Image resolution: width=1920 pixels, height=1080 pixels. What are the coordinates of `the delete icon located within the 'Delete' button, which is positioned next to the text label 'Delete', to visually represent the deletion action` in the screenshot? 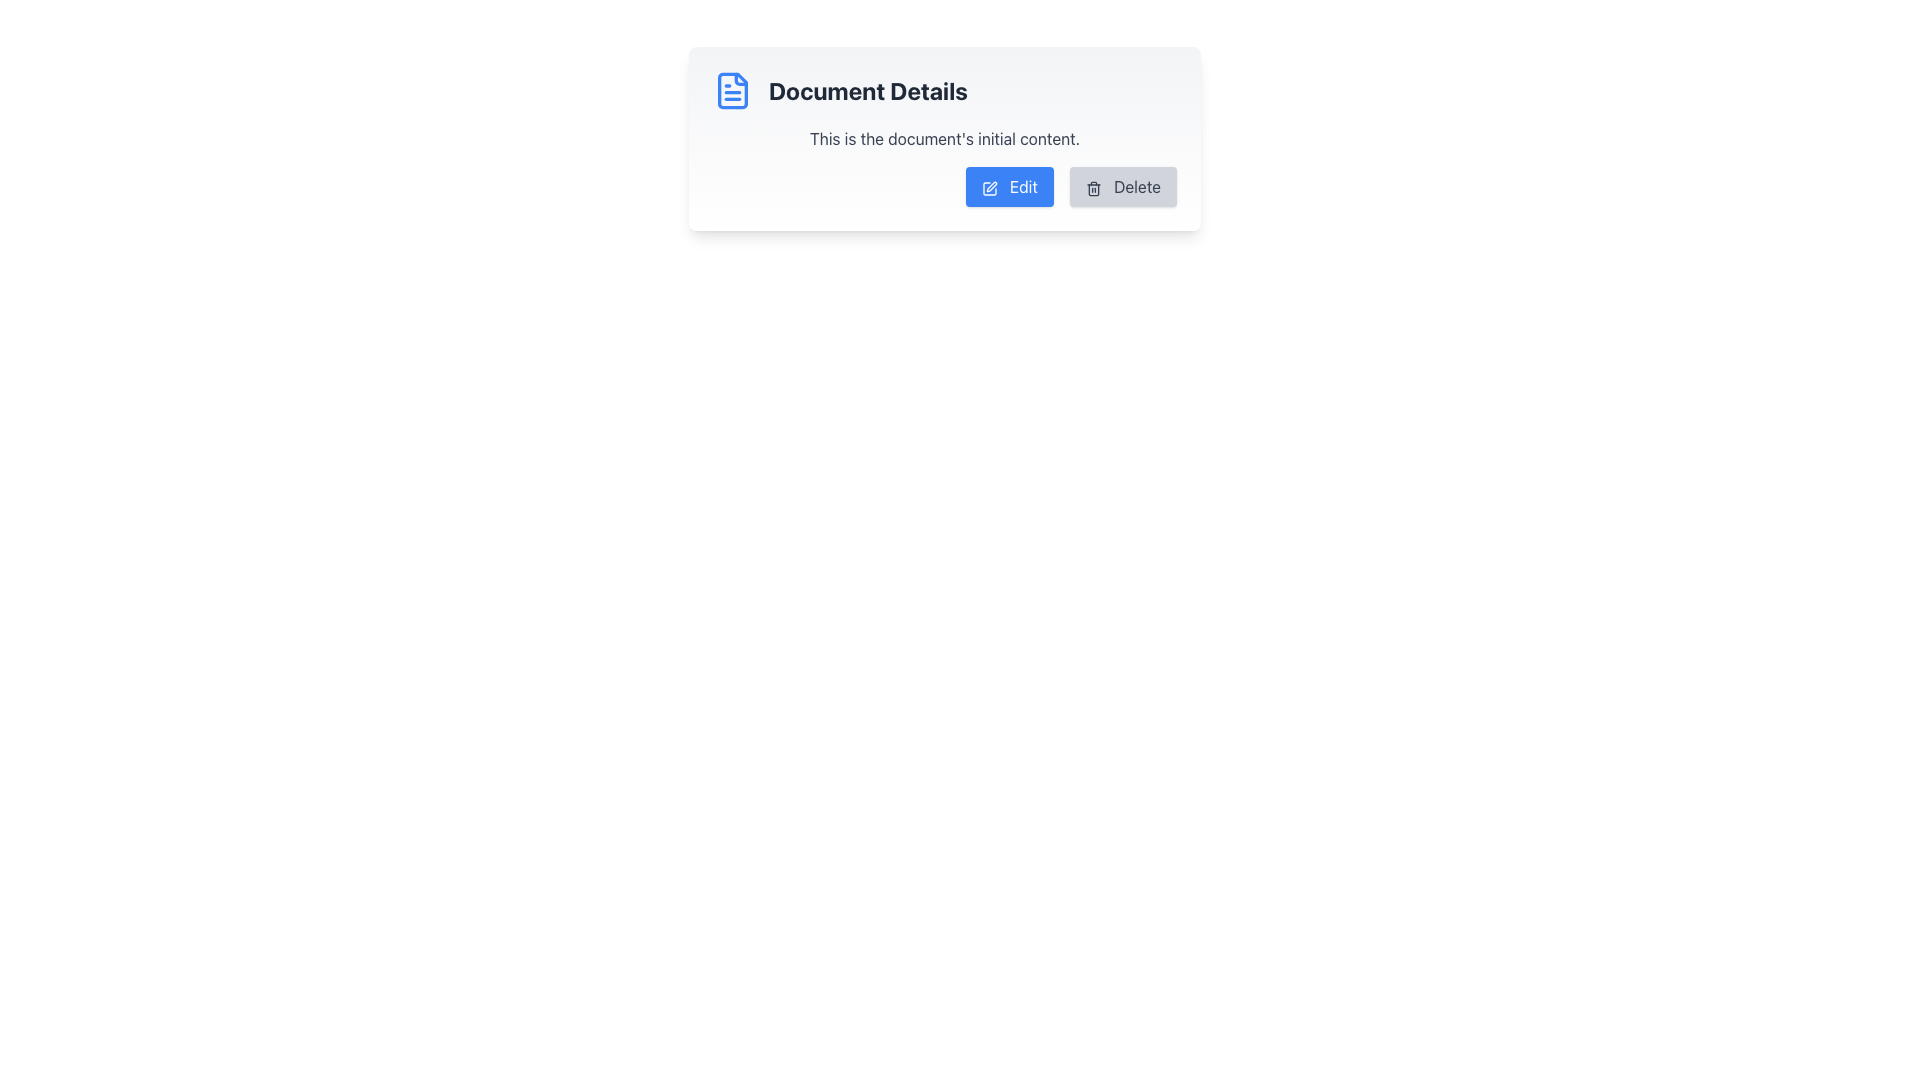 It's located at (1092, 188).